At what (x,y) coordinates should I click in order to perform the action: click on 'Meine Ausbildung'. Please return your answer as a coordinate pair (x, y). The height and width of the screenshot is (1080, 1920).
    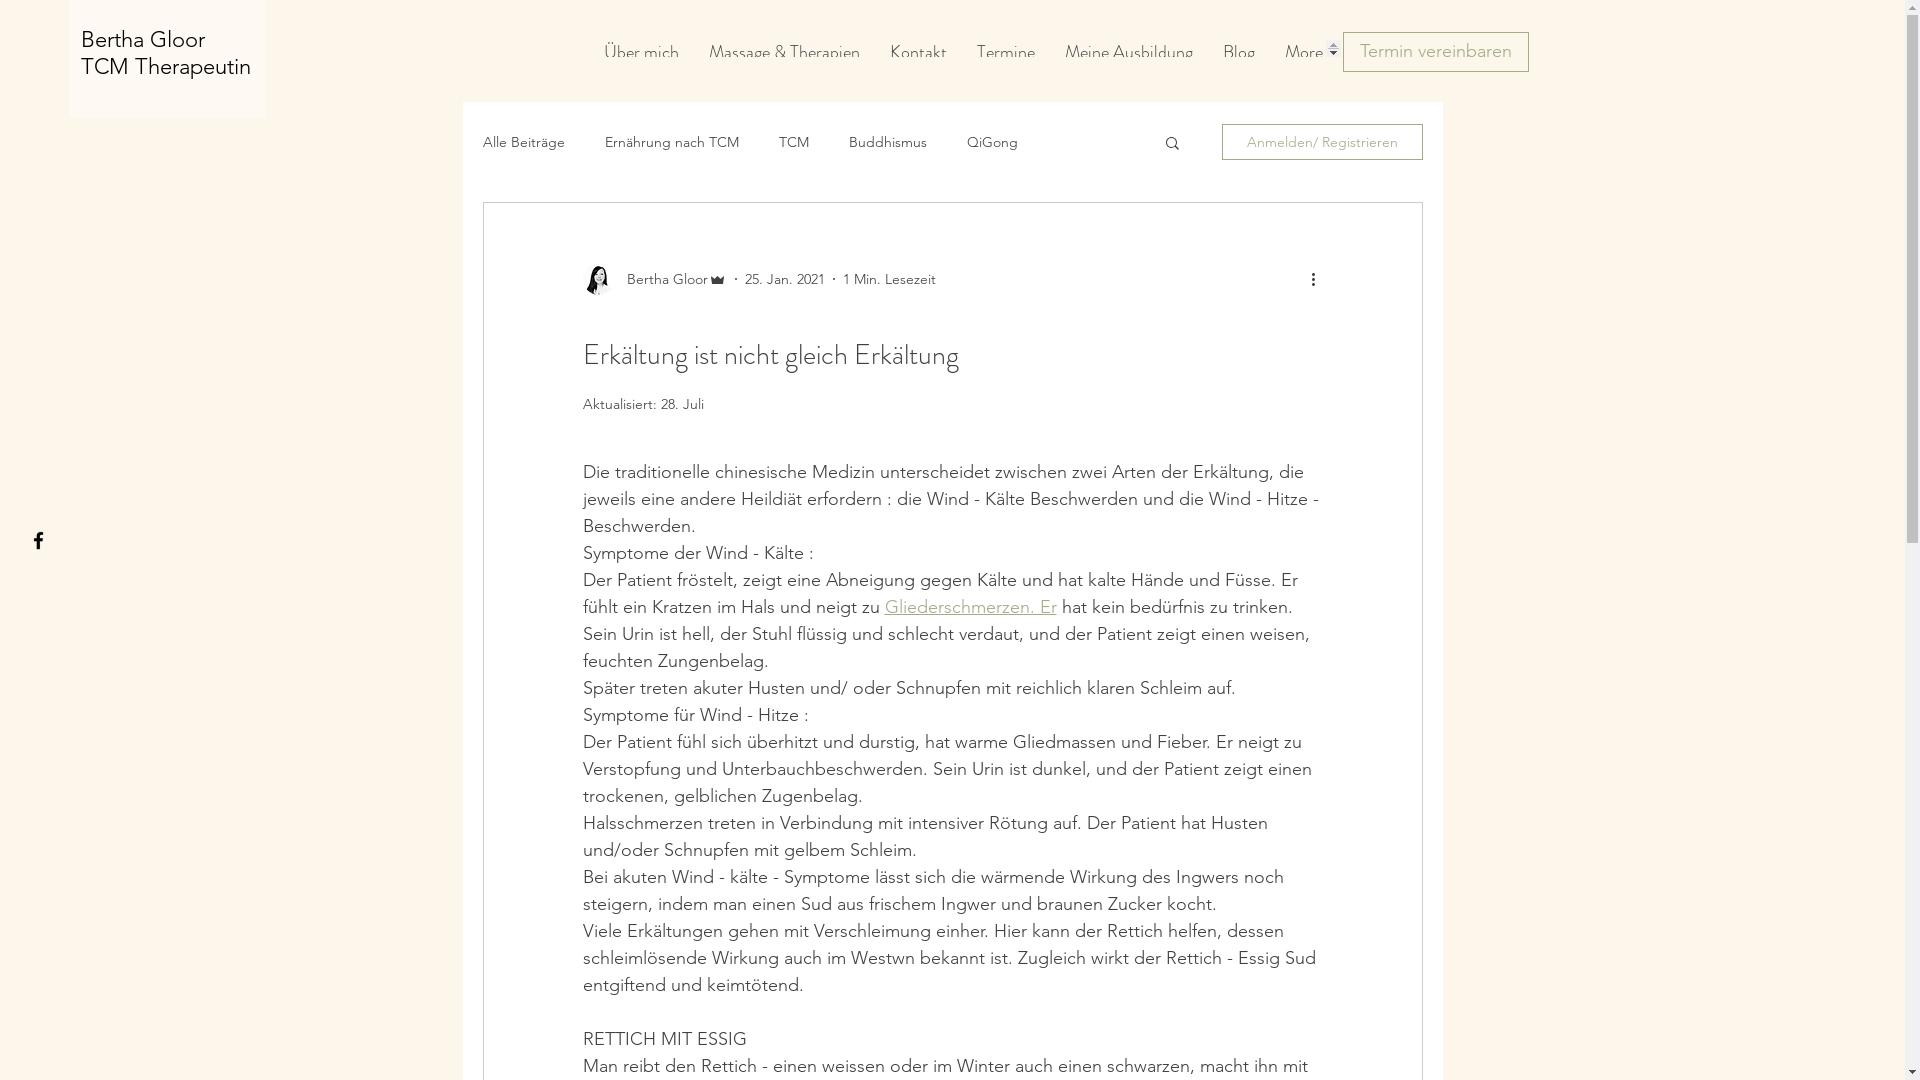
    Looking at the image, I should click on (1128, 47).